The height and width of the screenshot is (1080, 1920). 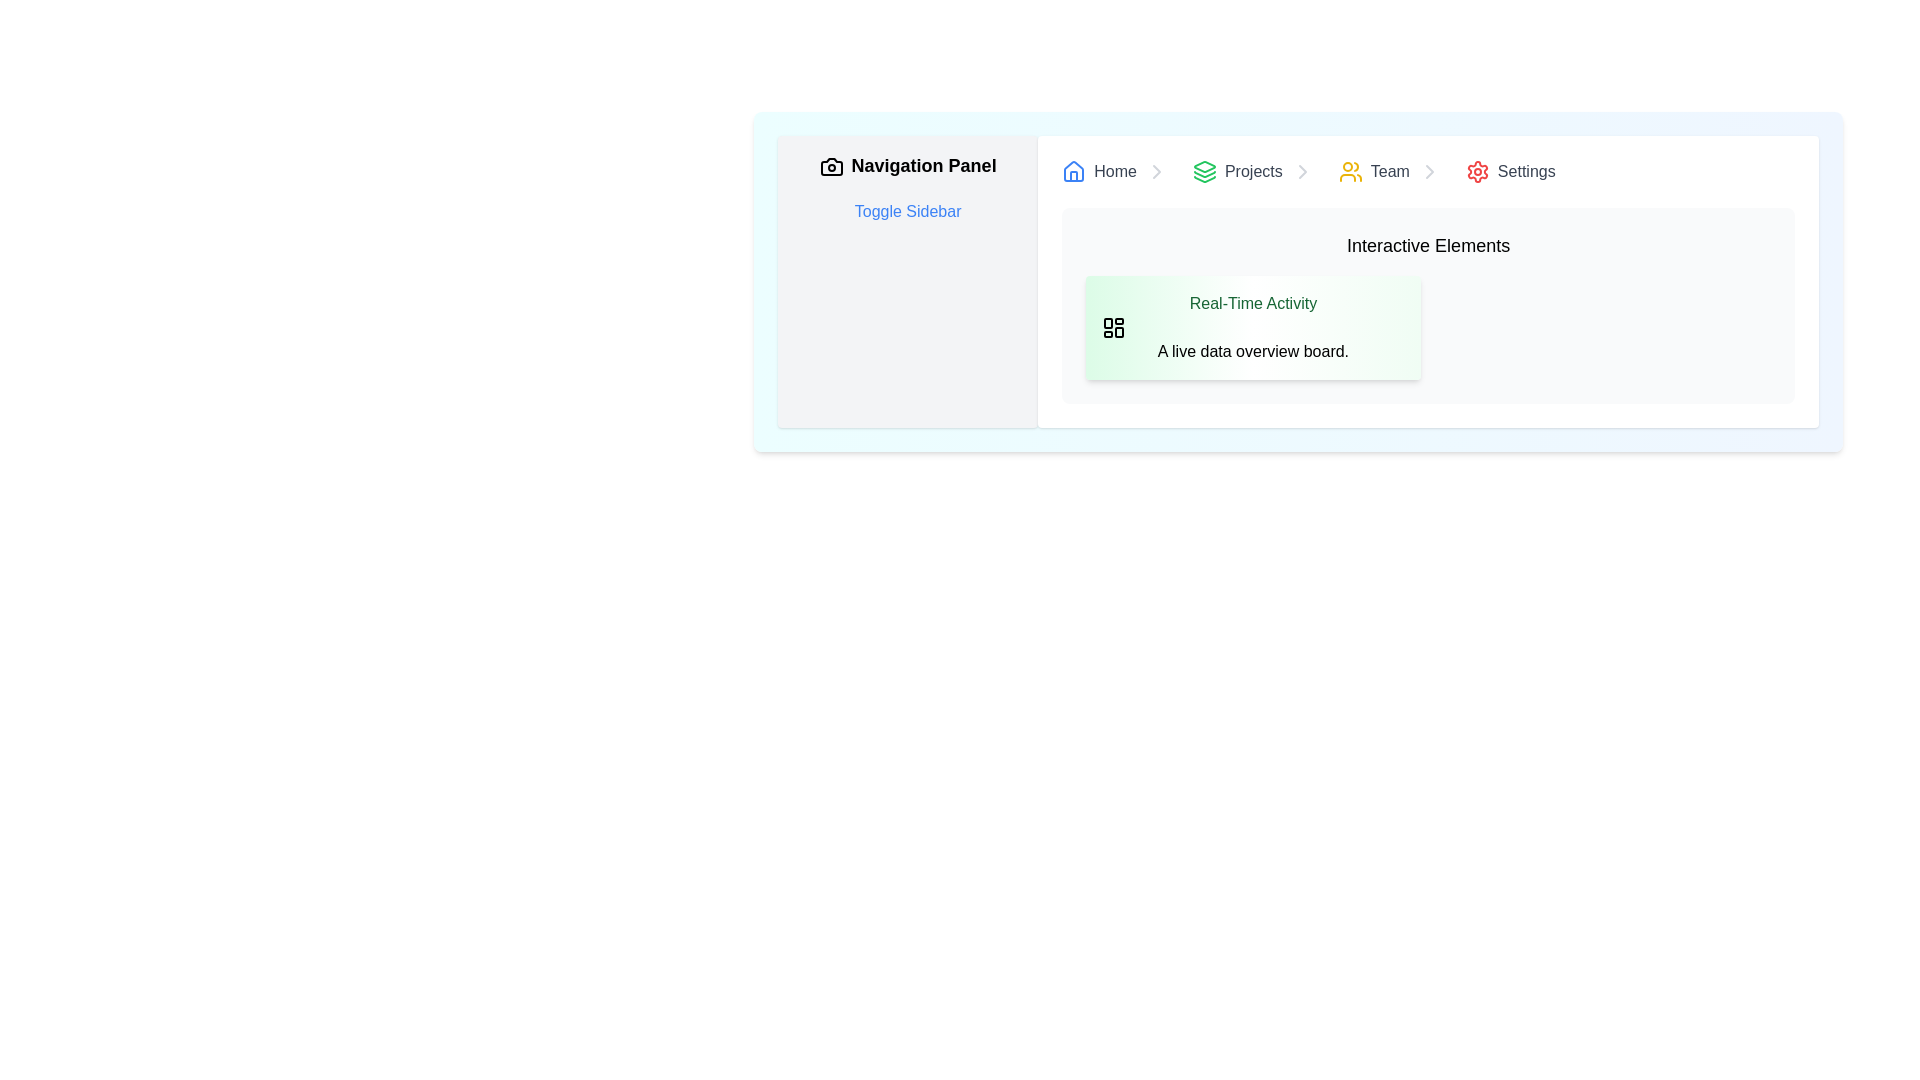 I want to click on the house-shaped icon with a blue outline located to the left of the 'Home' link in the top navigation bar, so click(x=1073, y=171).